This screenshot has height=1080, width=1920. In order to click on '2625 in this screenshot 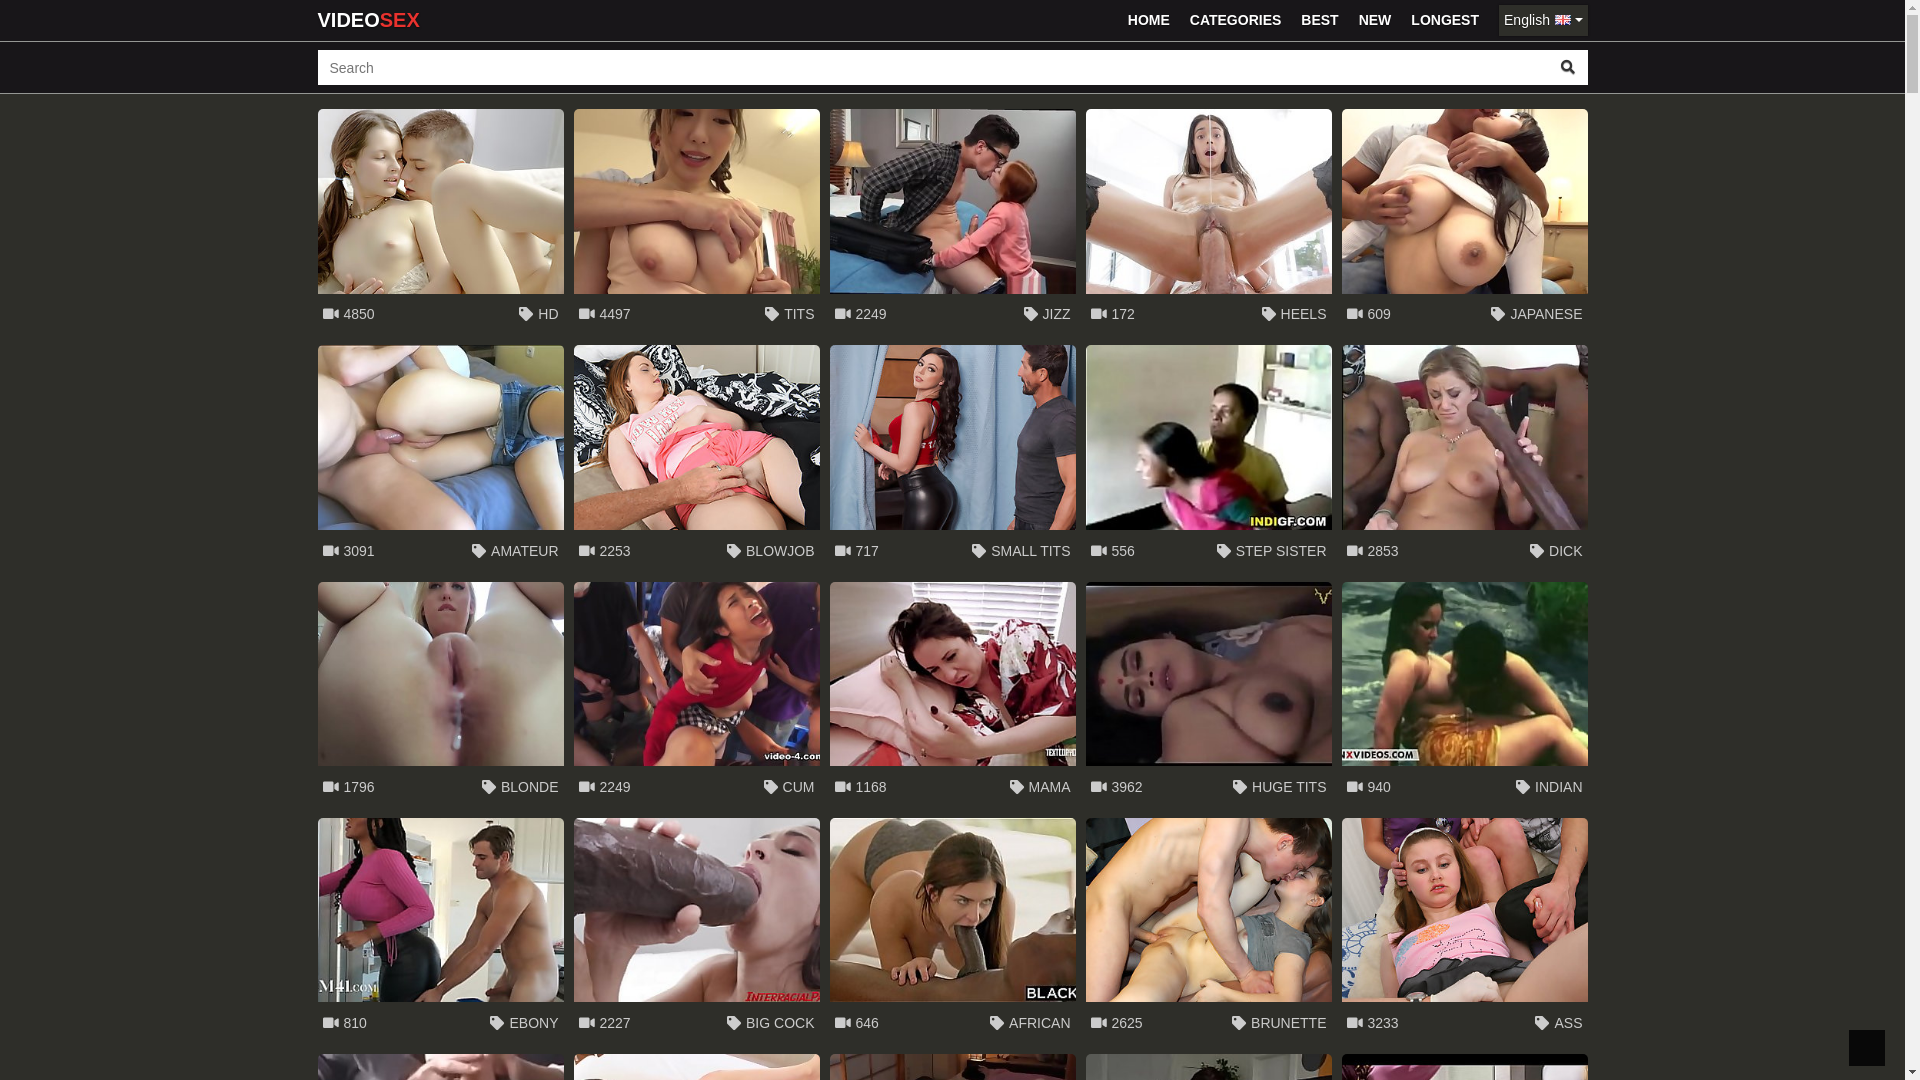, I will do `click(1208, 930)`.